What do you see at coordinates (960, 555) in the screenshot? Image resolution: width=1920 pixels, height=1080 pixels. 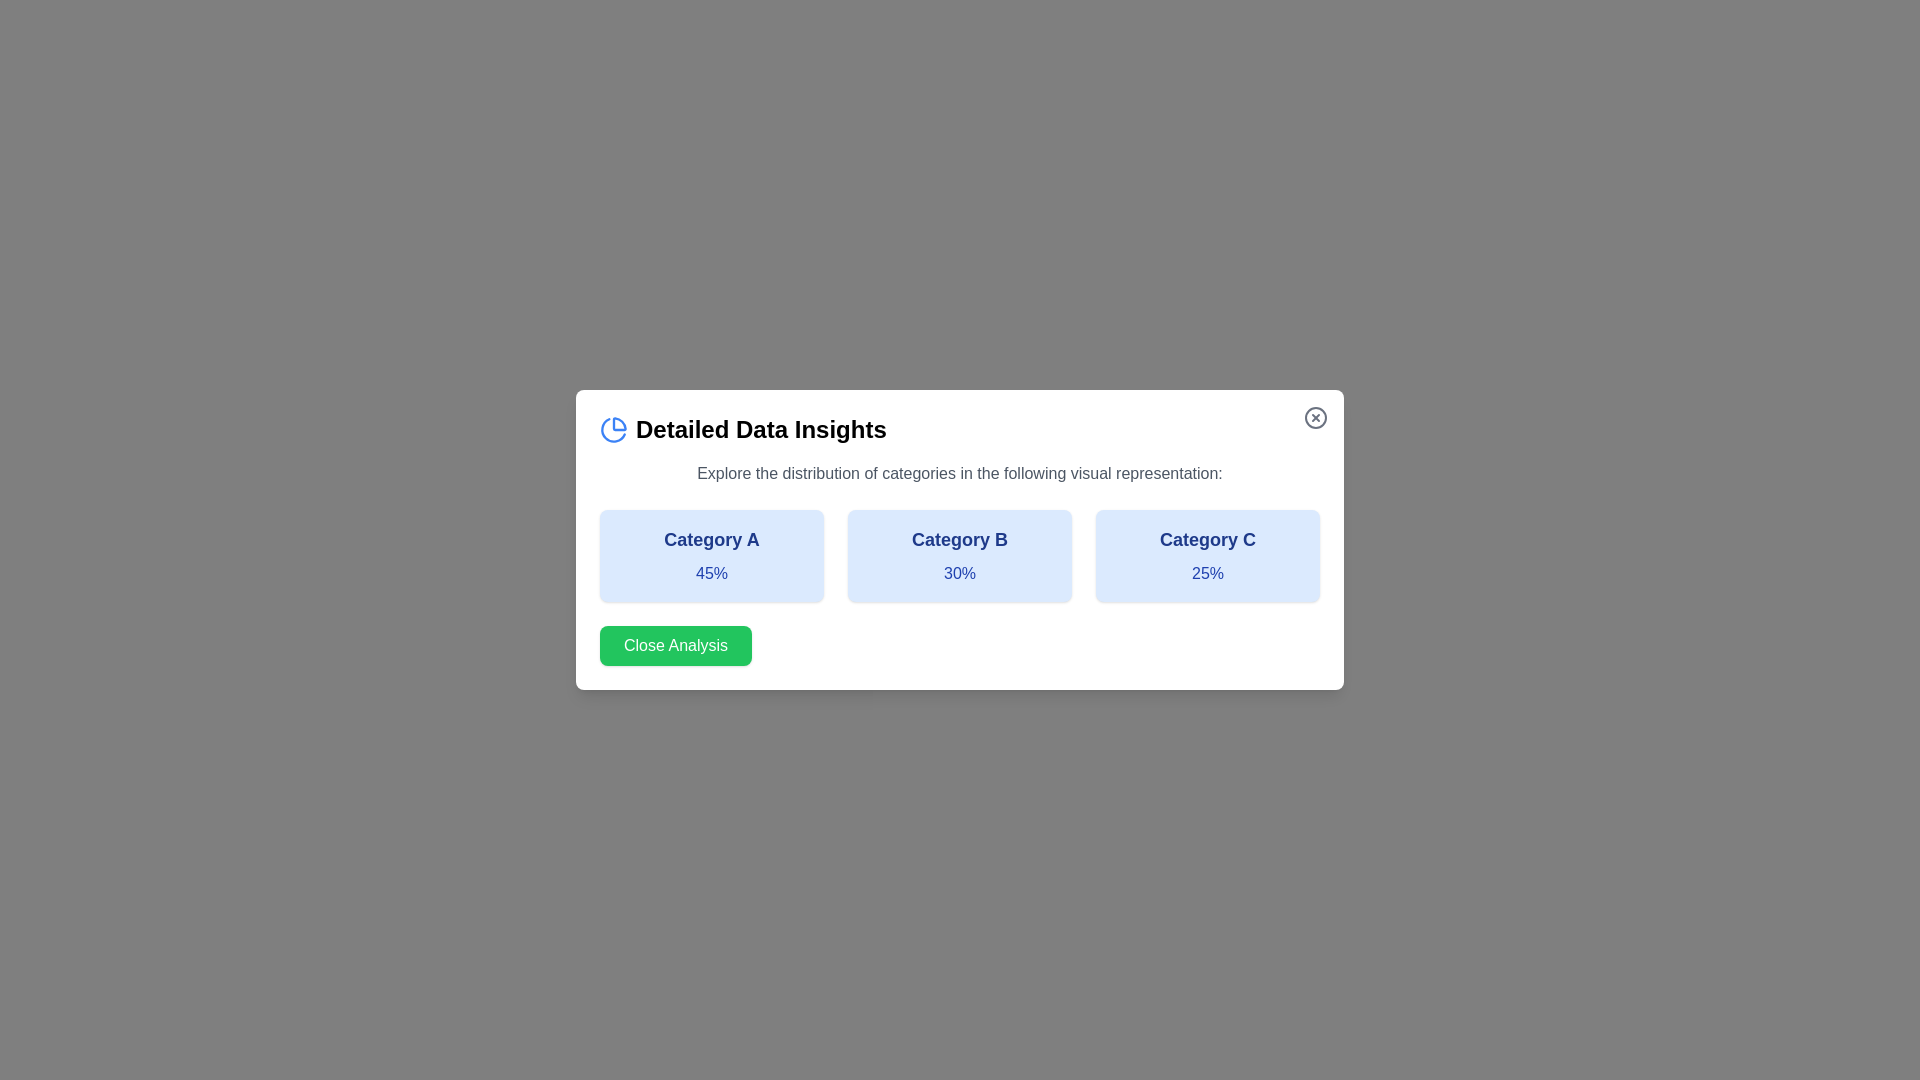 I see `to select or interact with the Data display card for 'Category B', which shows a percentage value in the center column of the grid layout` at bounding box center [960, 555].